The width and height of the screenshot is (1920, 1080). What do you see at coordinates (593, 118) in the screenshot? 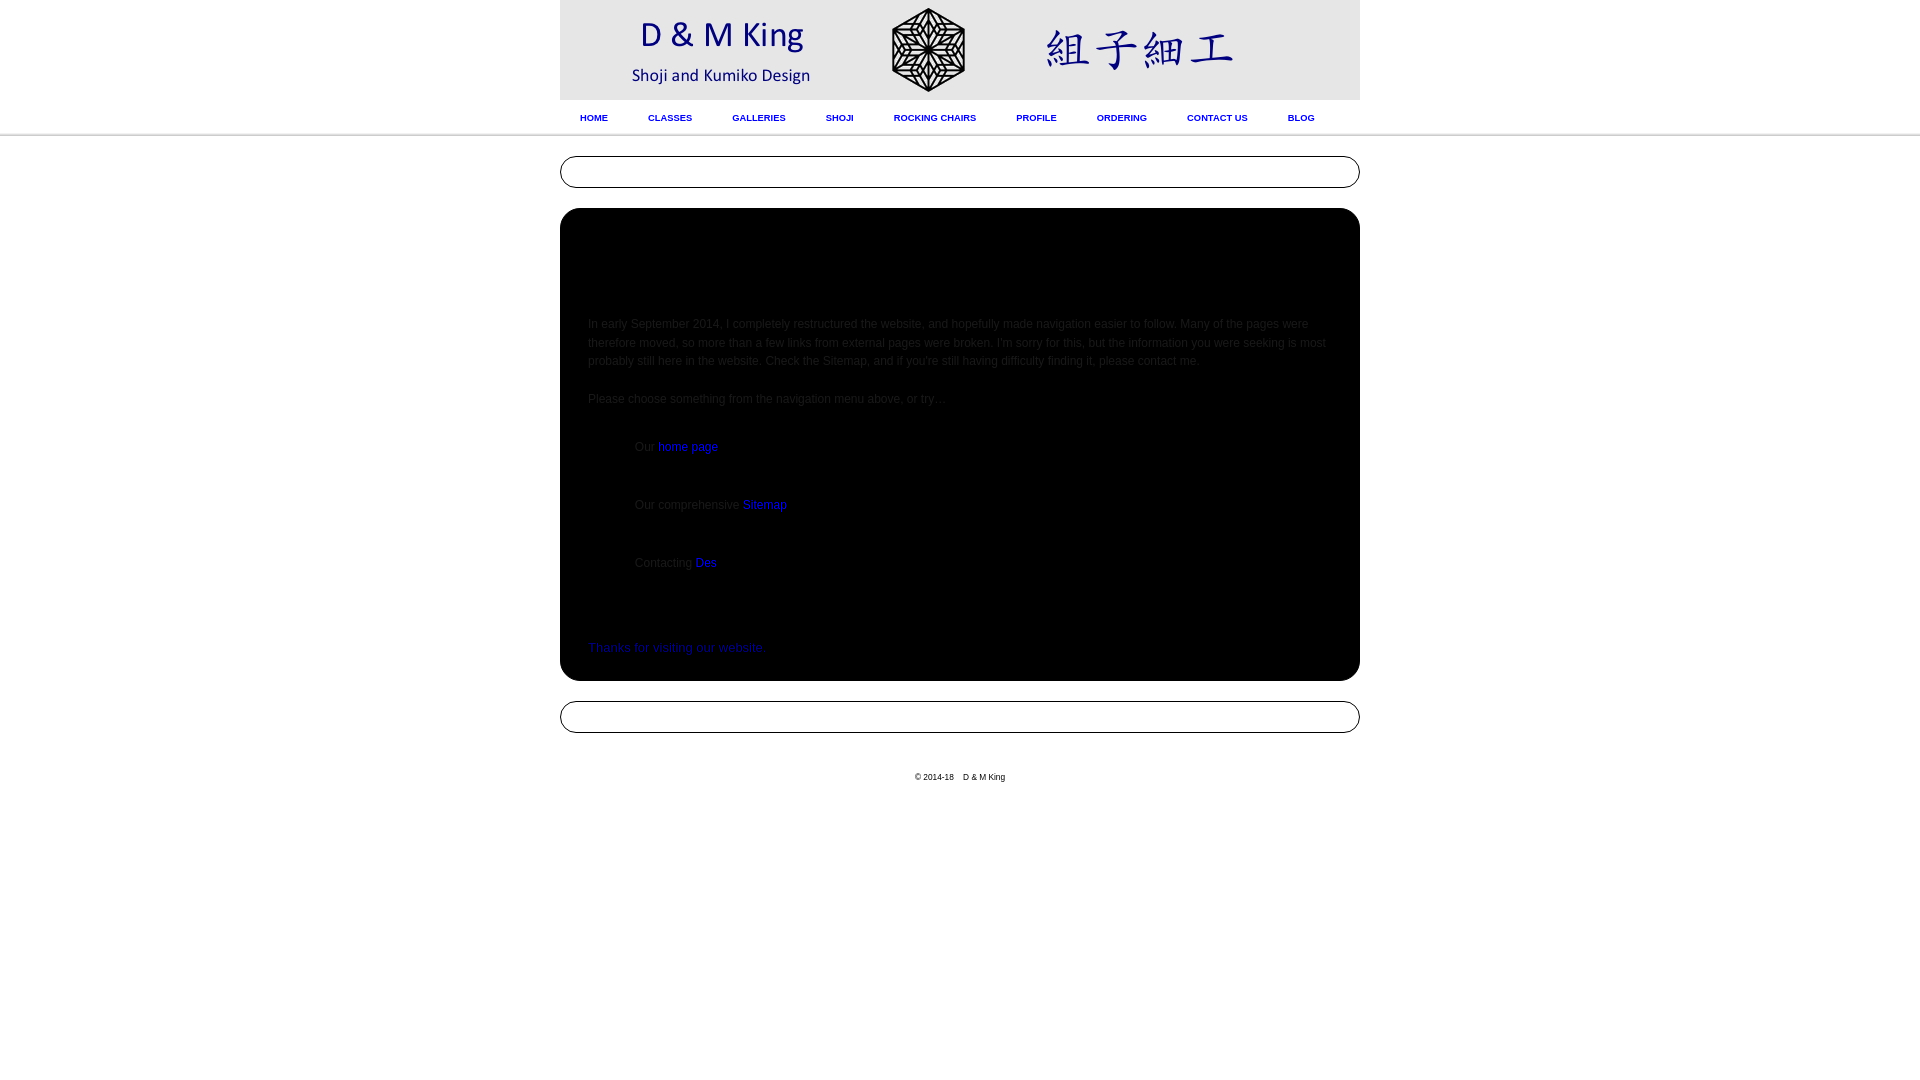
I see `'HOME'` at bounding box center [593, 118].